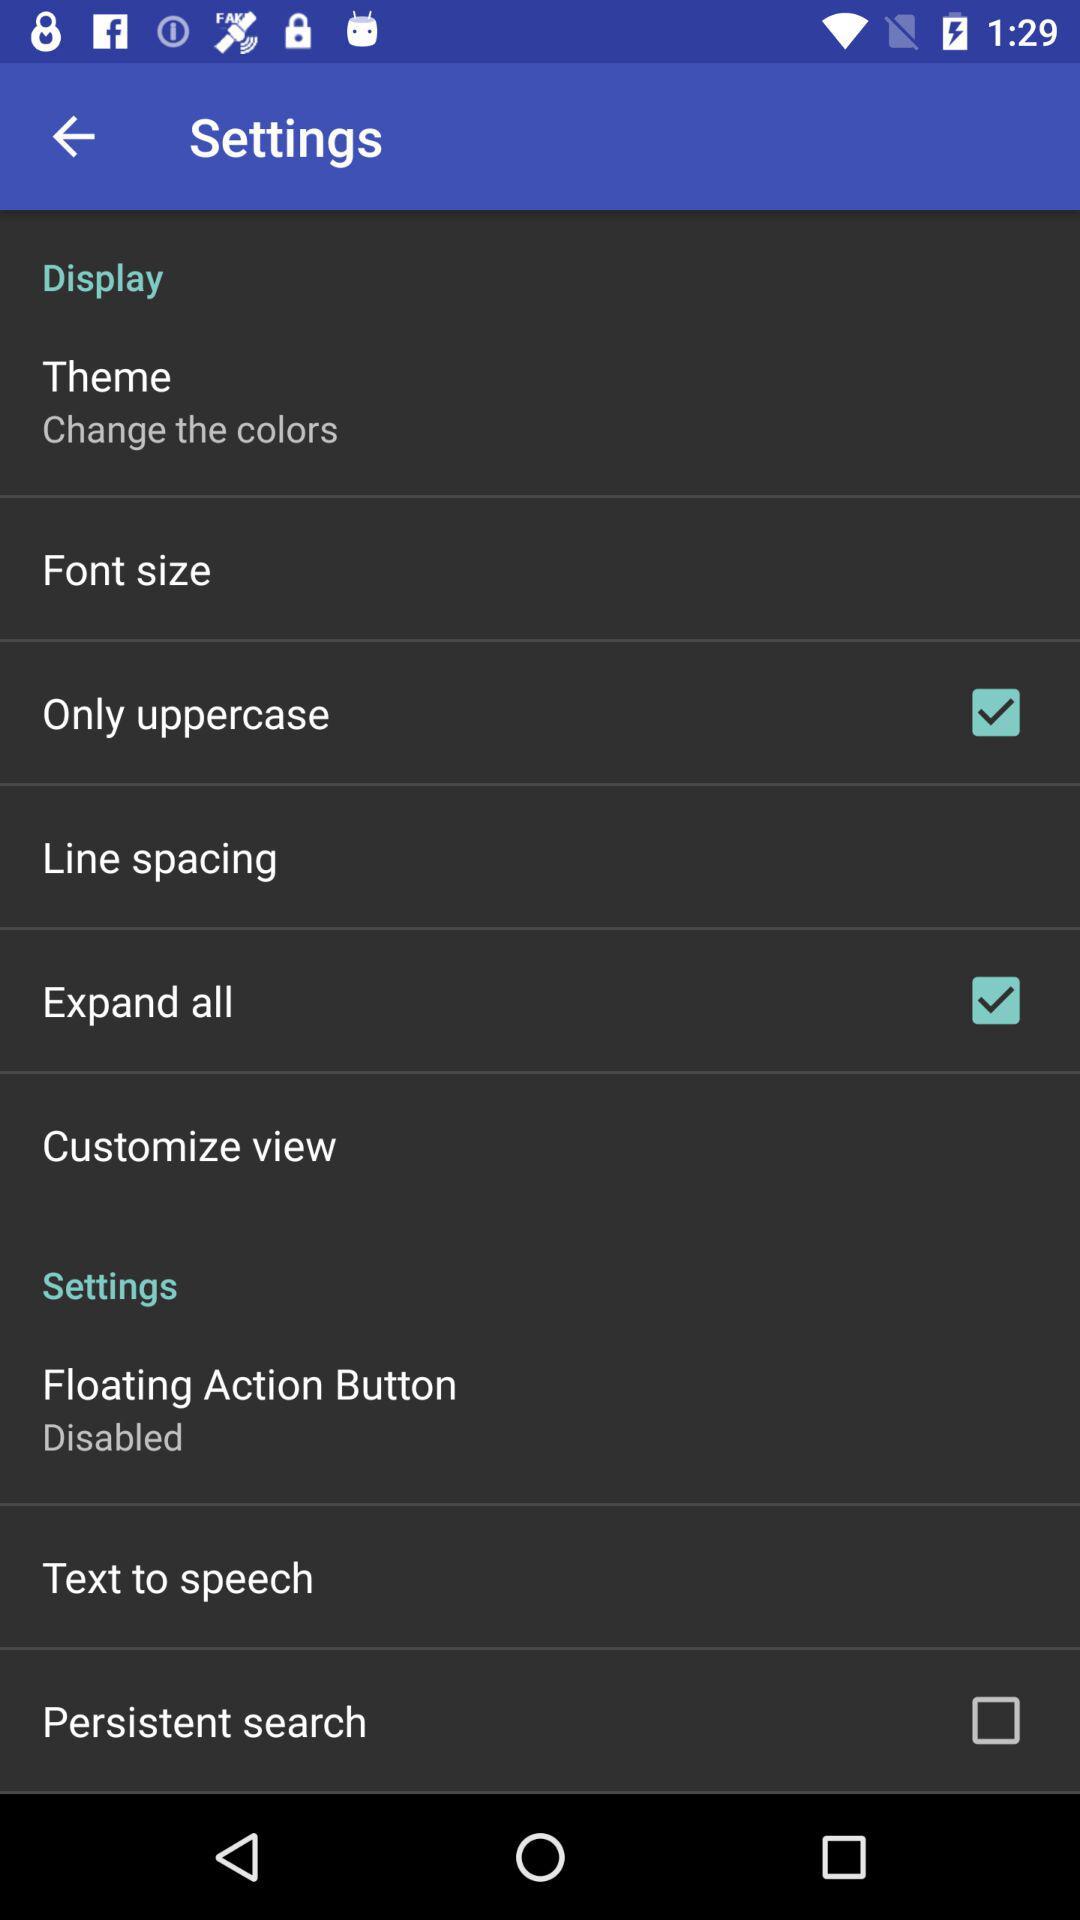 The image size is (1080, 1920). Describe the element at coordinates (158, 856) in the screenshot. I see `the line spacing` at that location.